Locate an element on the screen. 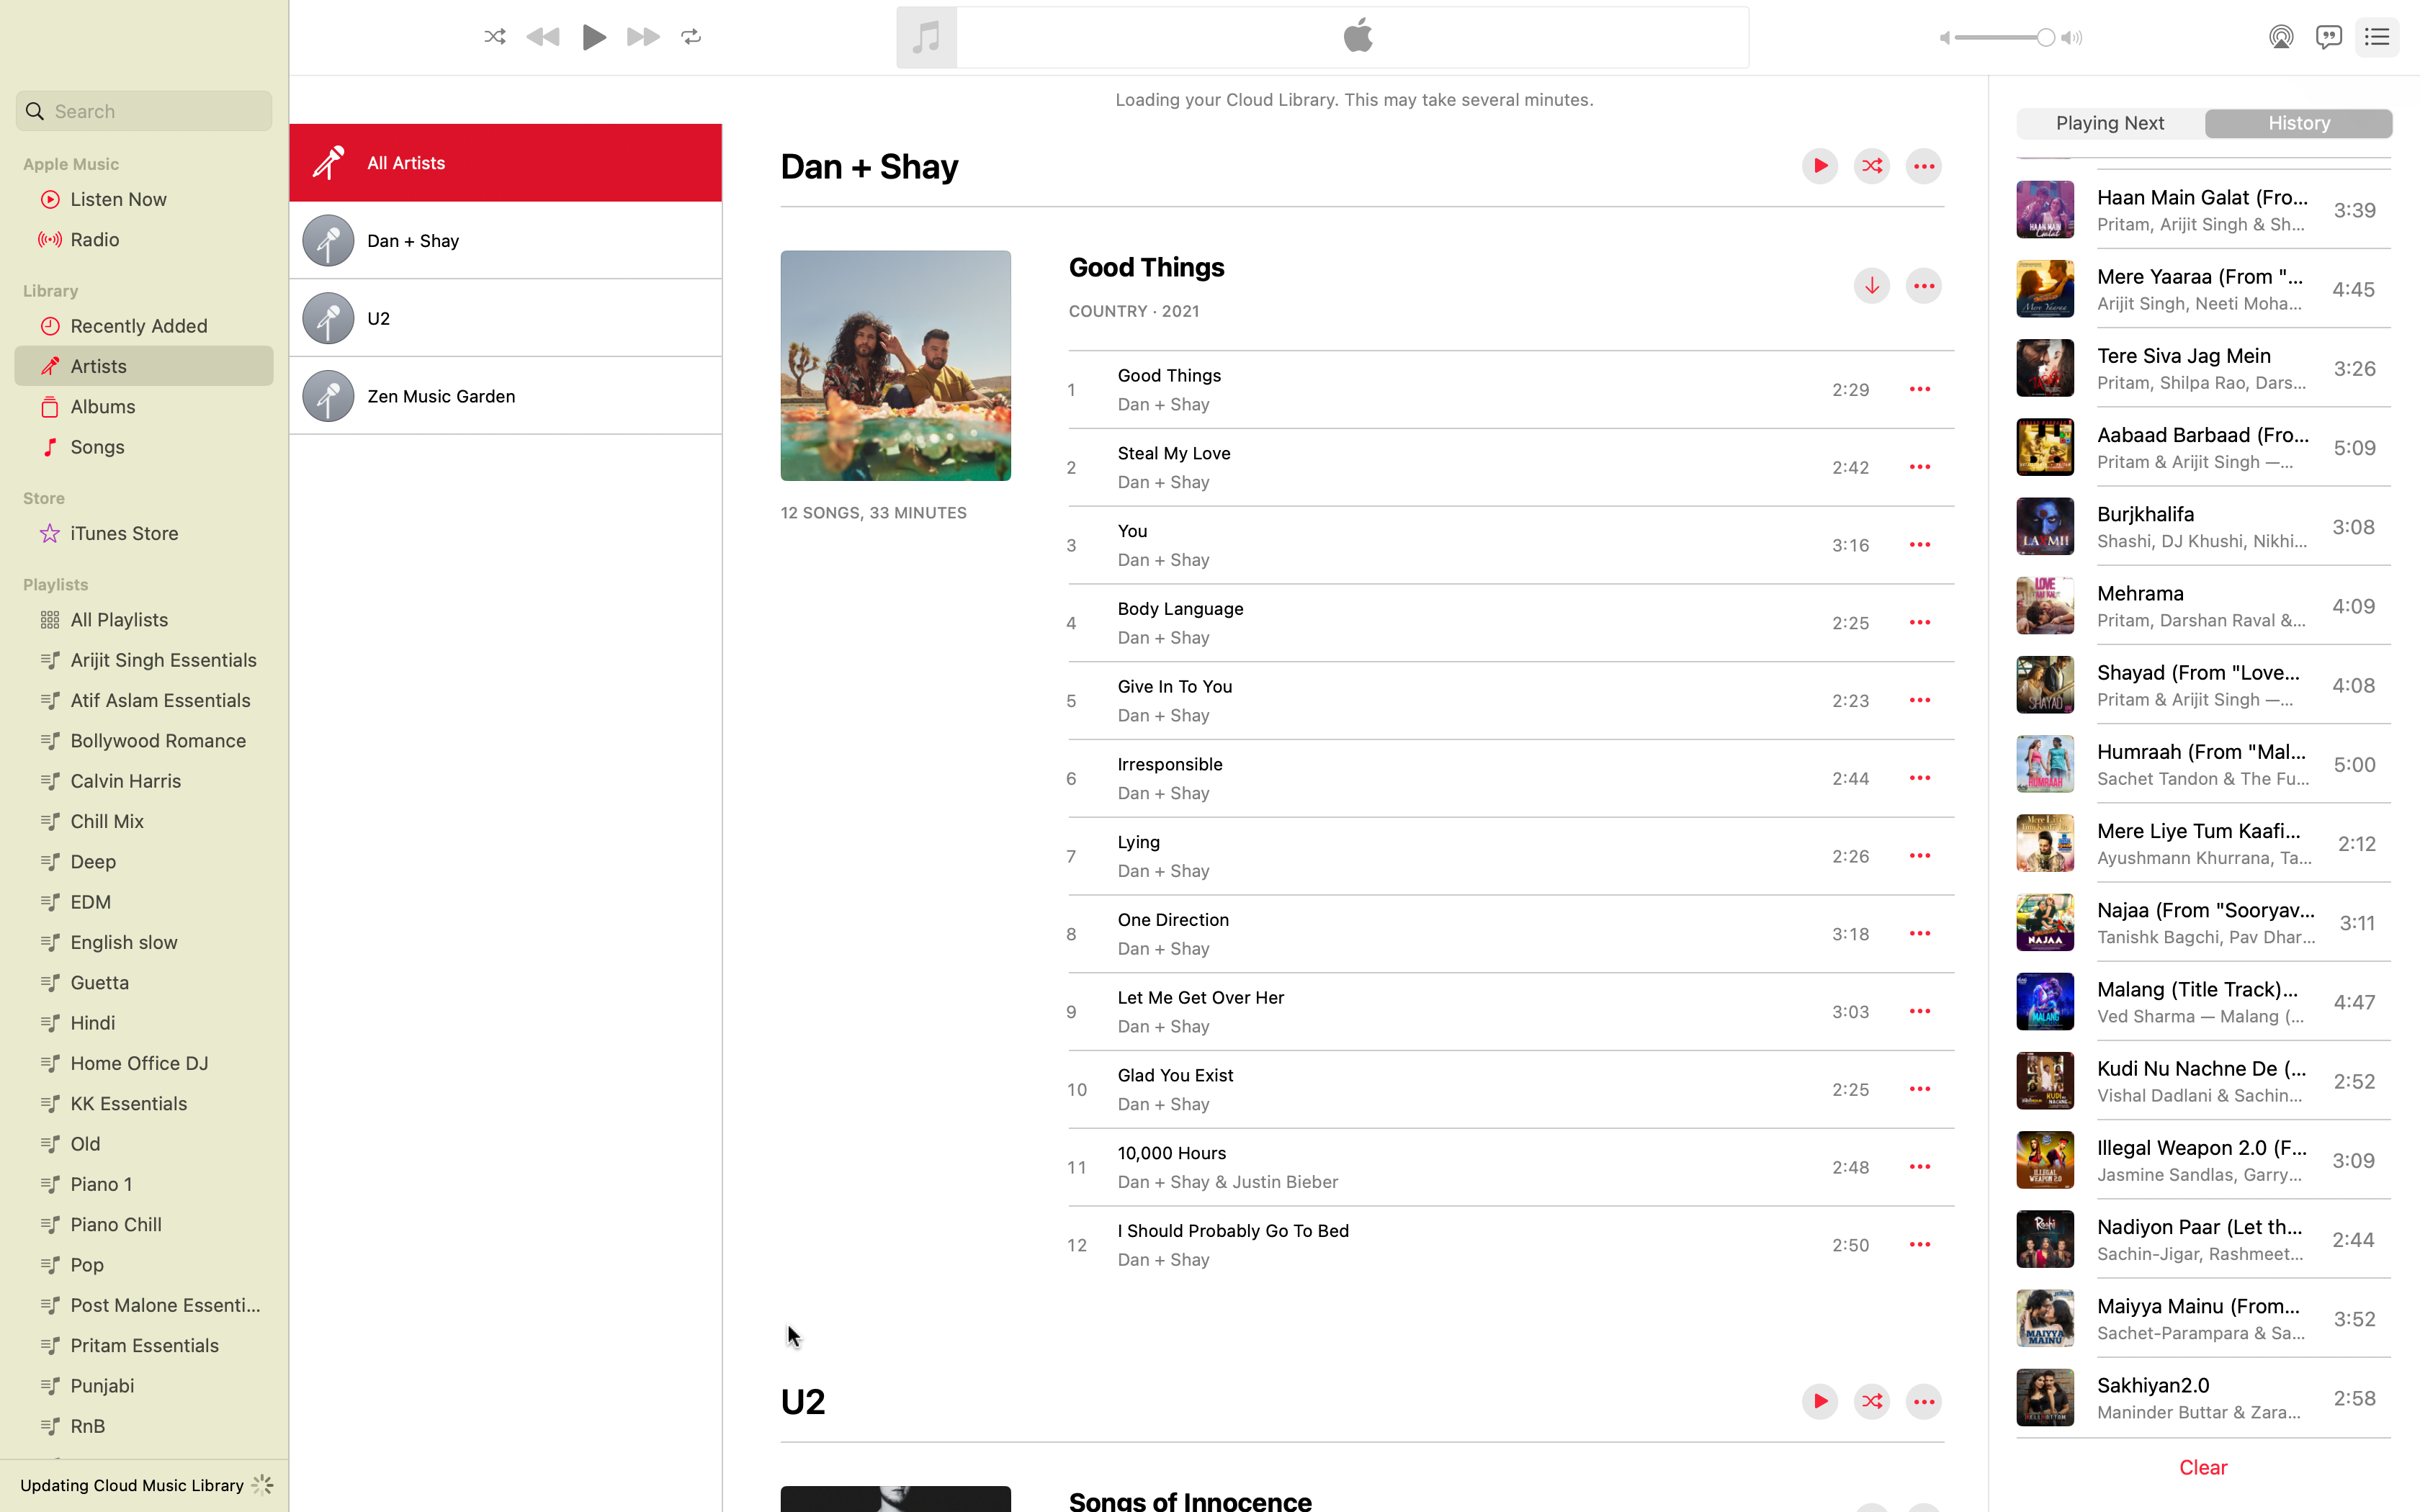 The width and height of the screenshot is (2420, 1512). the extended menu for "Good Things" song is located at coordinates (1919, 387).